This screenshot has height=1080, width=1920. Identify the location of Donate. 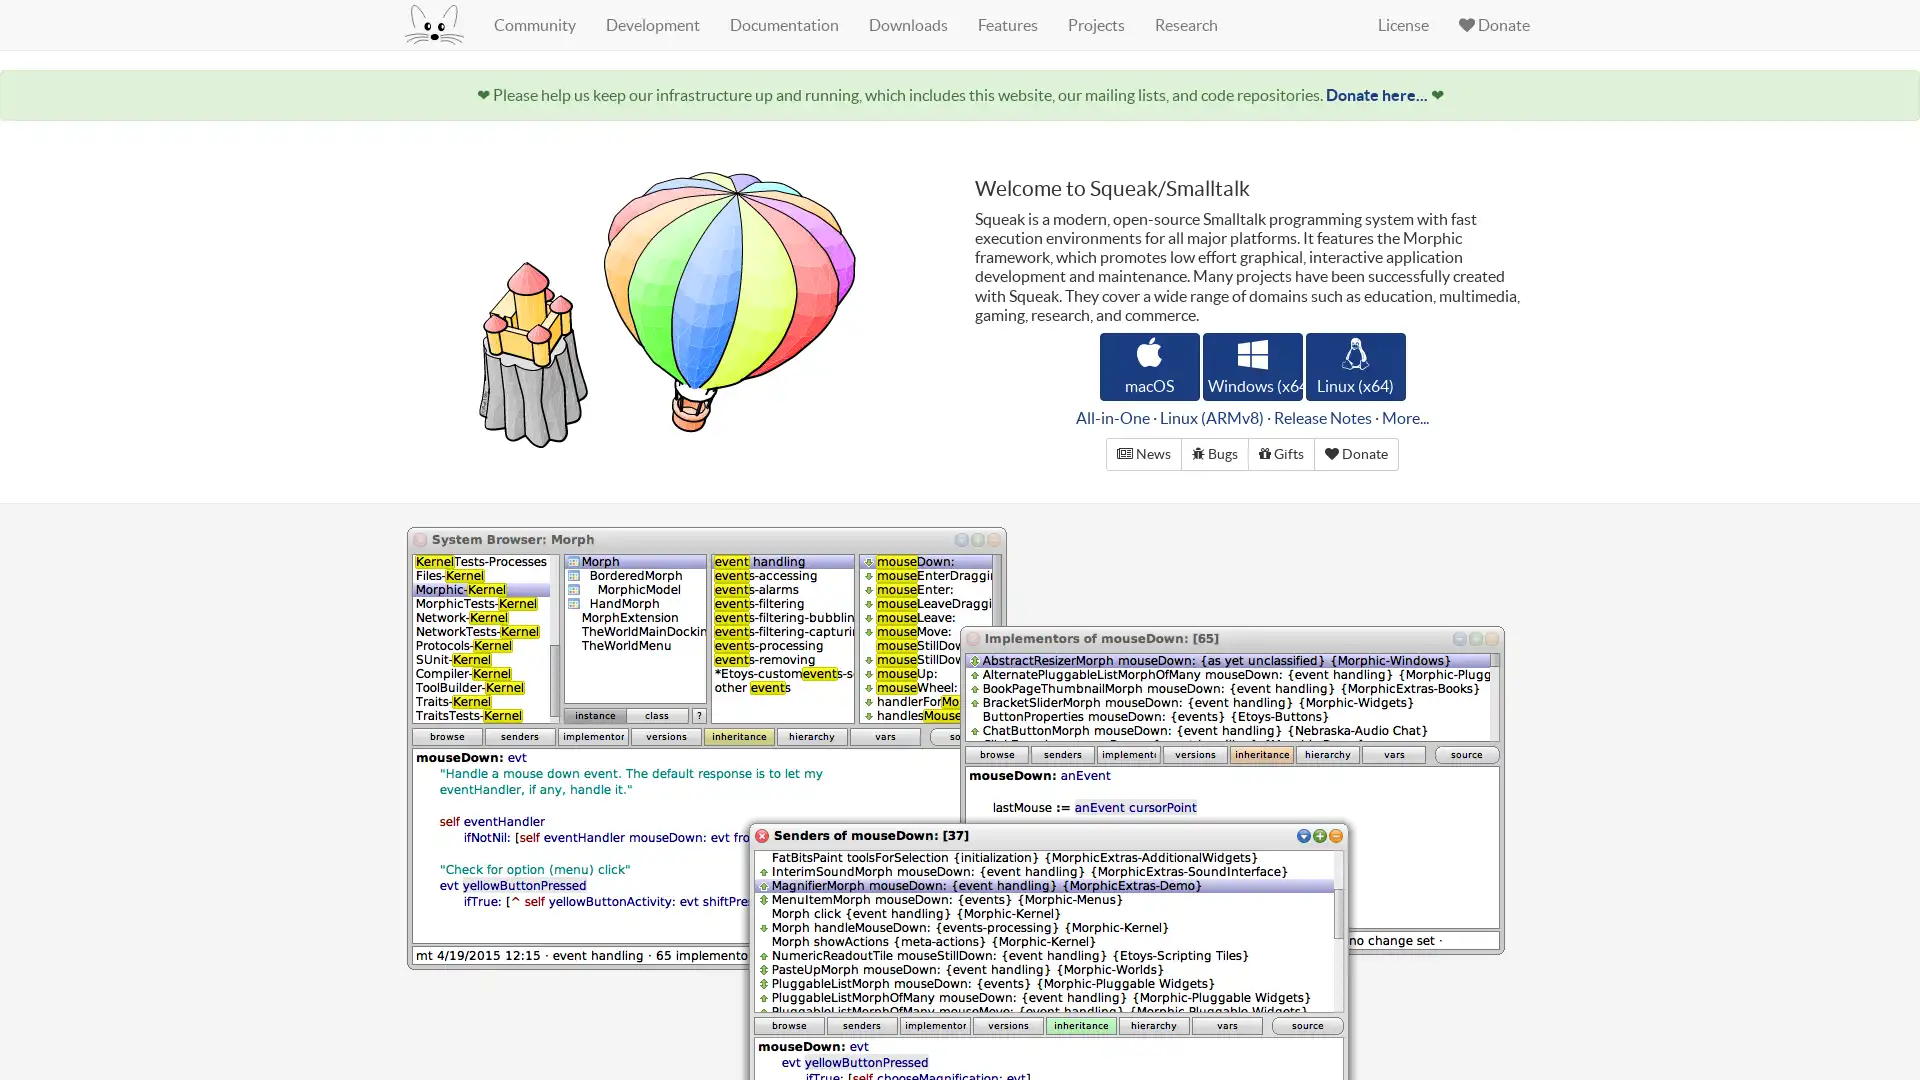
(1356, 453).